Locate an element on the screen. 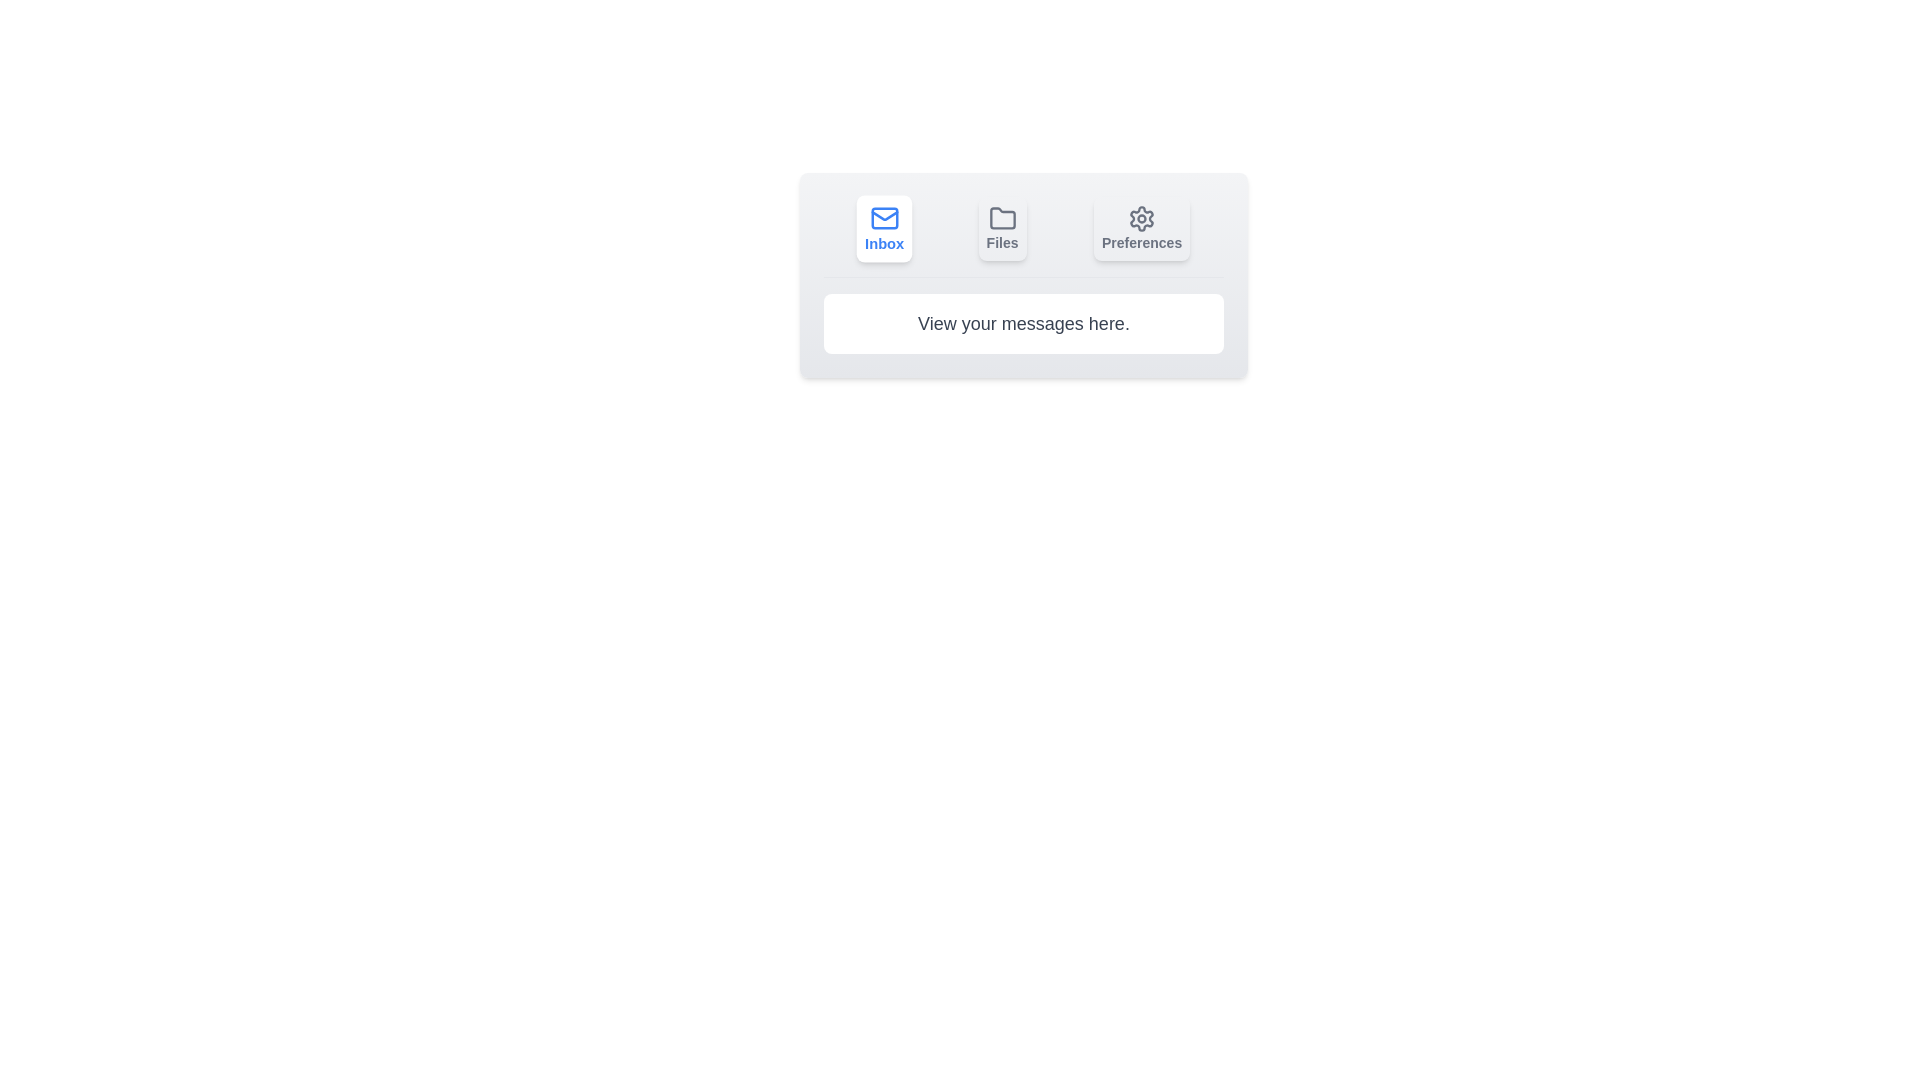 The width and height of the screenshot is (1920, 1080). the cogwheel icon representing settings, located centrally within the 'Preferences' option in the menu is located at coordinates (1142, 219).